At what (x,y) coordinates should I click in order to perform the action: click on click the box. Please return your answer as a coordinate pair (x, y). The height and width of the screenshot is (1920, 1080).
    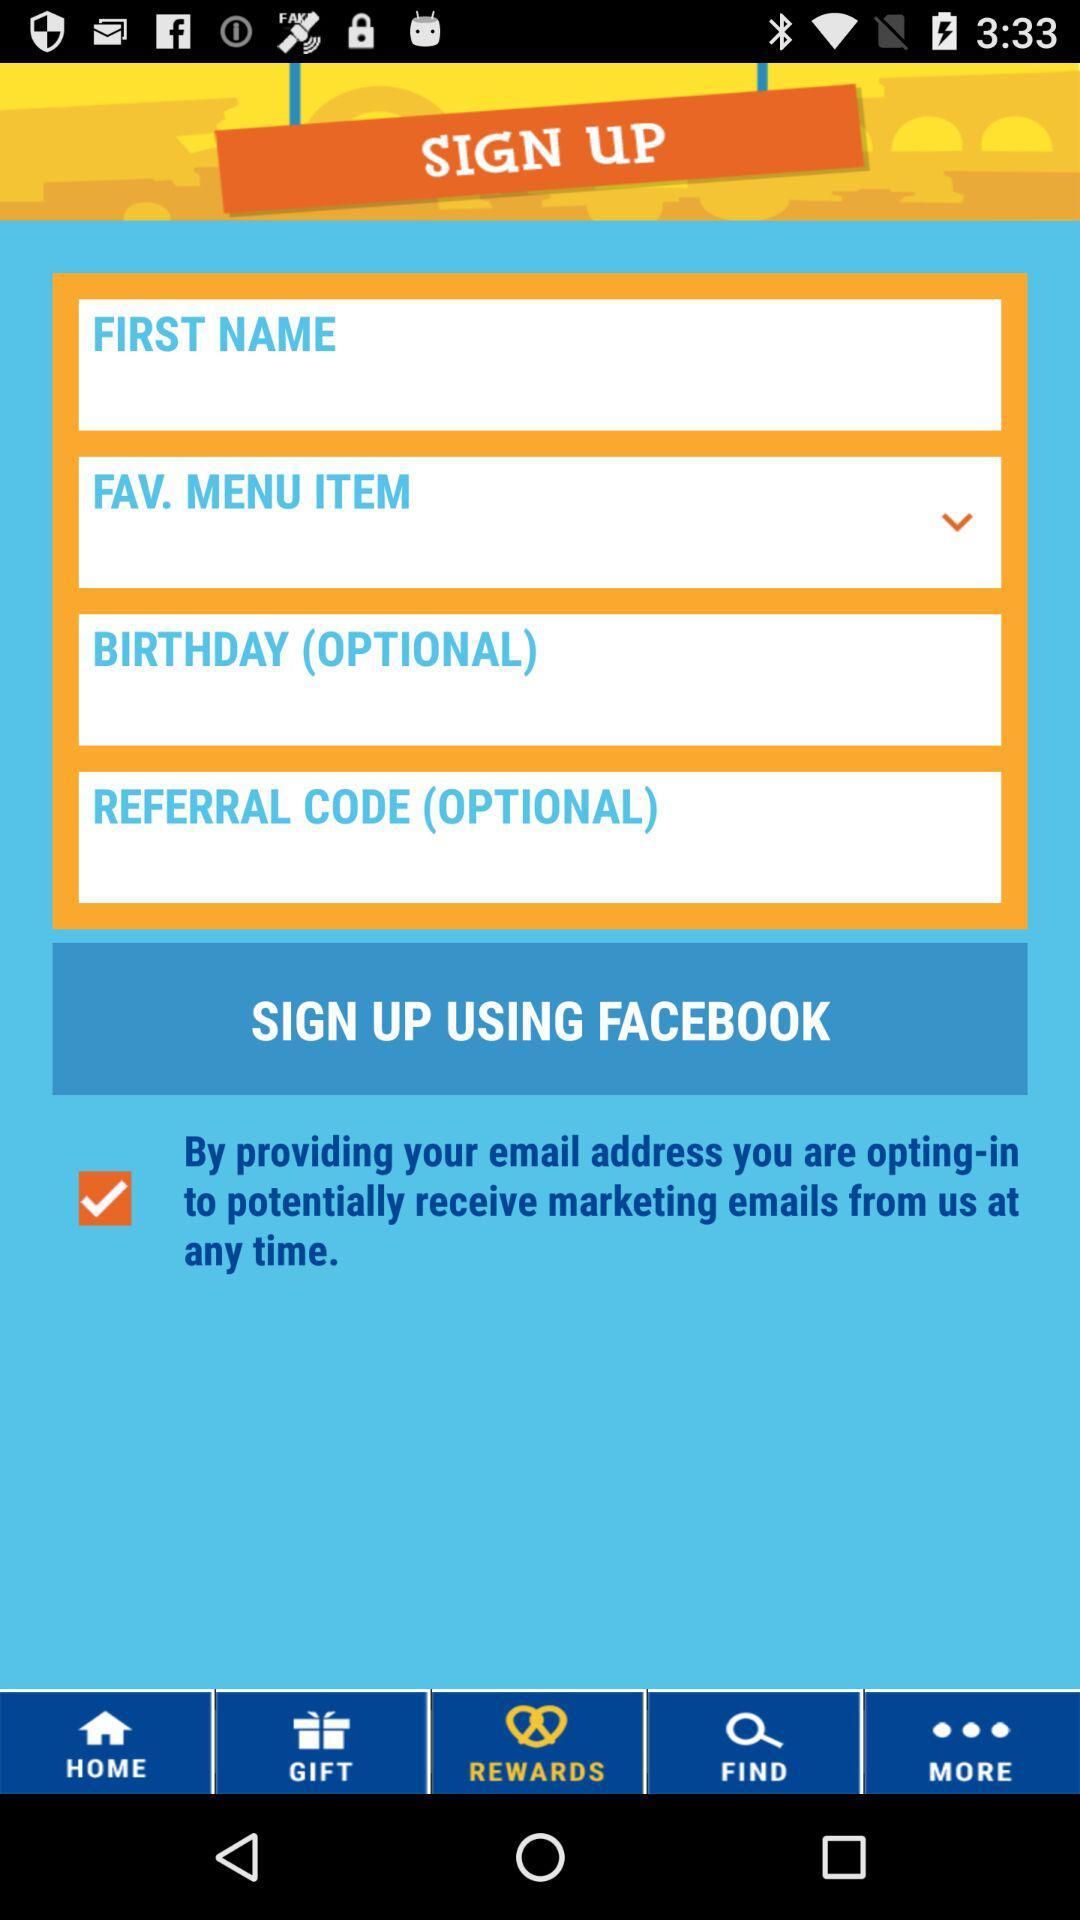
    Looking at the image, I should click on (540, 837).